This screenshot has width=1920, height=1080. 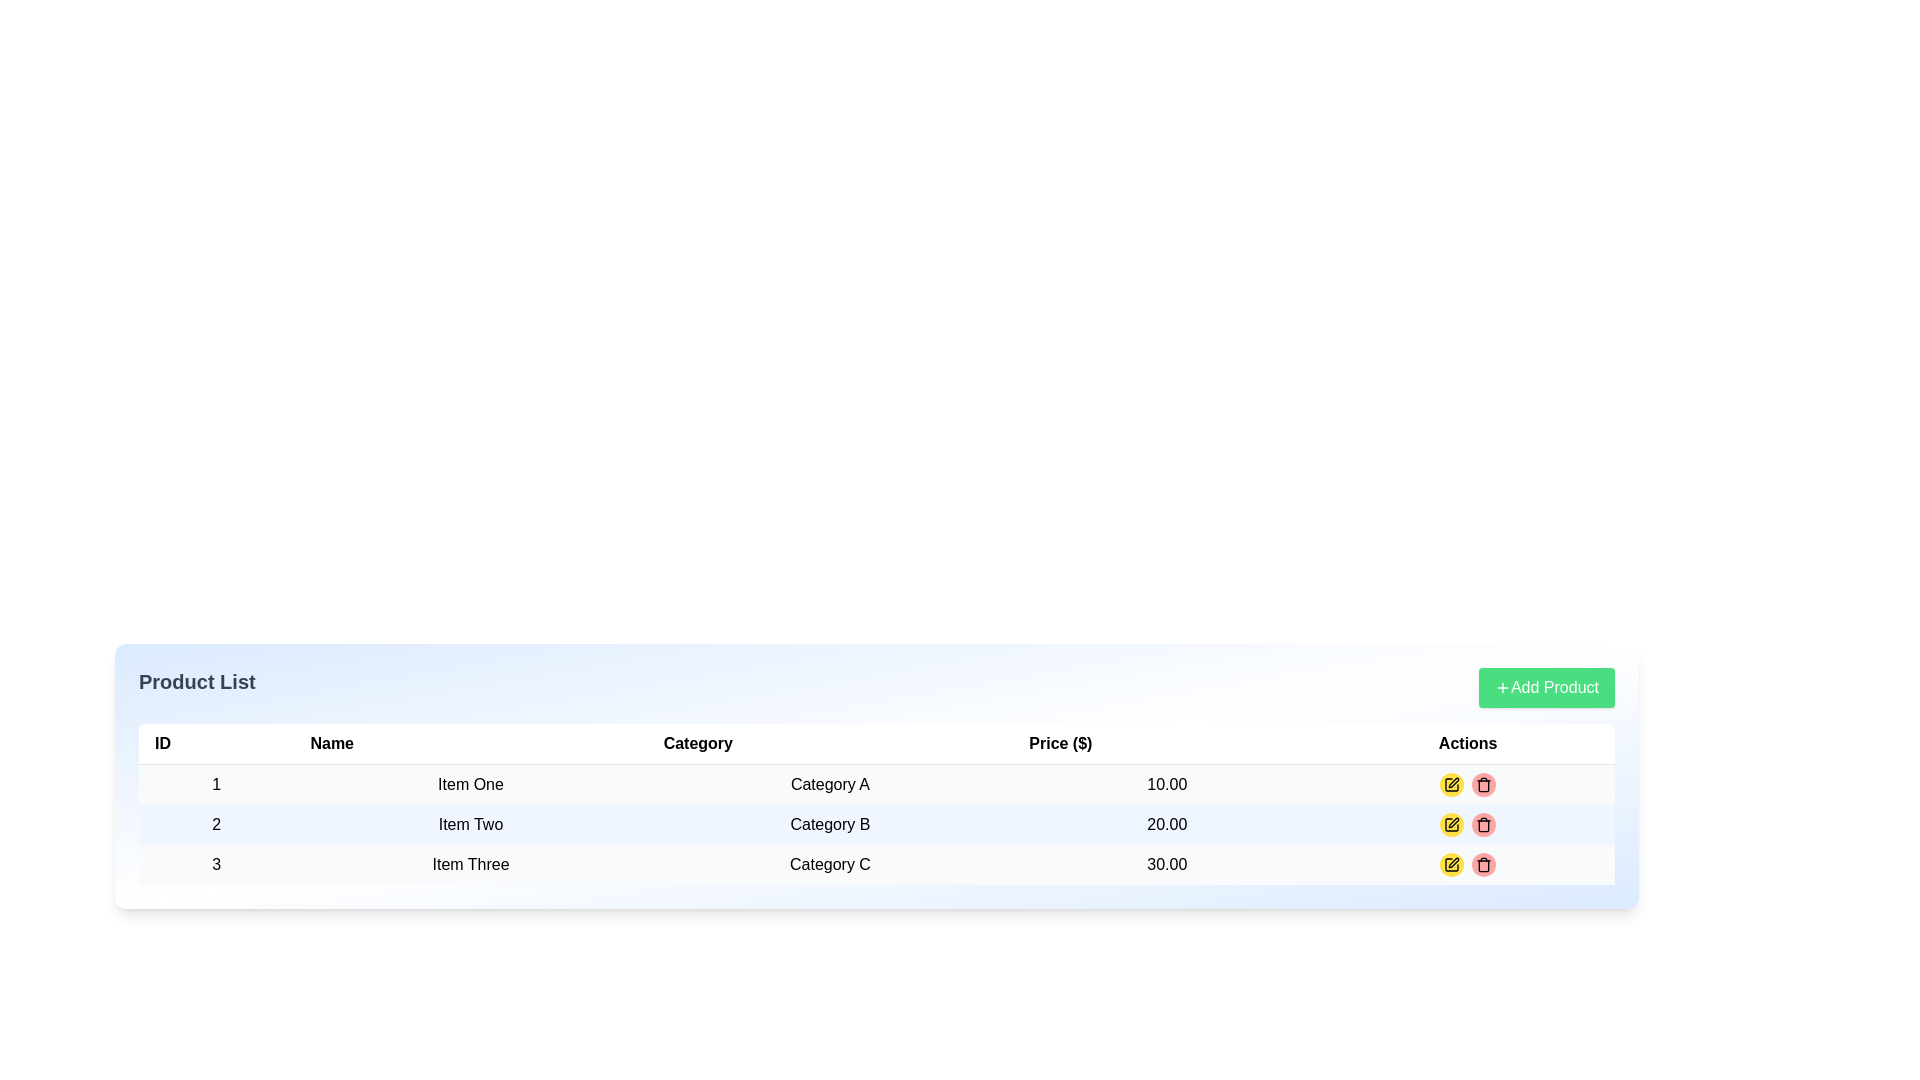 I want to click on the text display element that shows 'Category B' in the 'Category' column of the data table located beneath the header 'Product List', so click(x=830, y=825).